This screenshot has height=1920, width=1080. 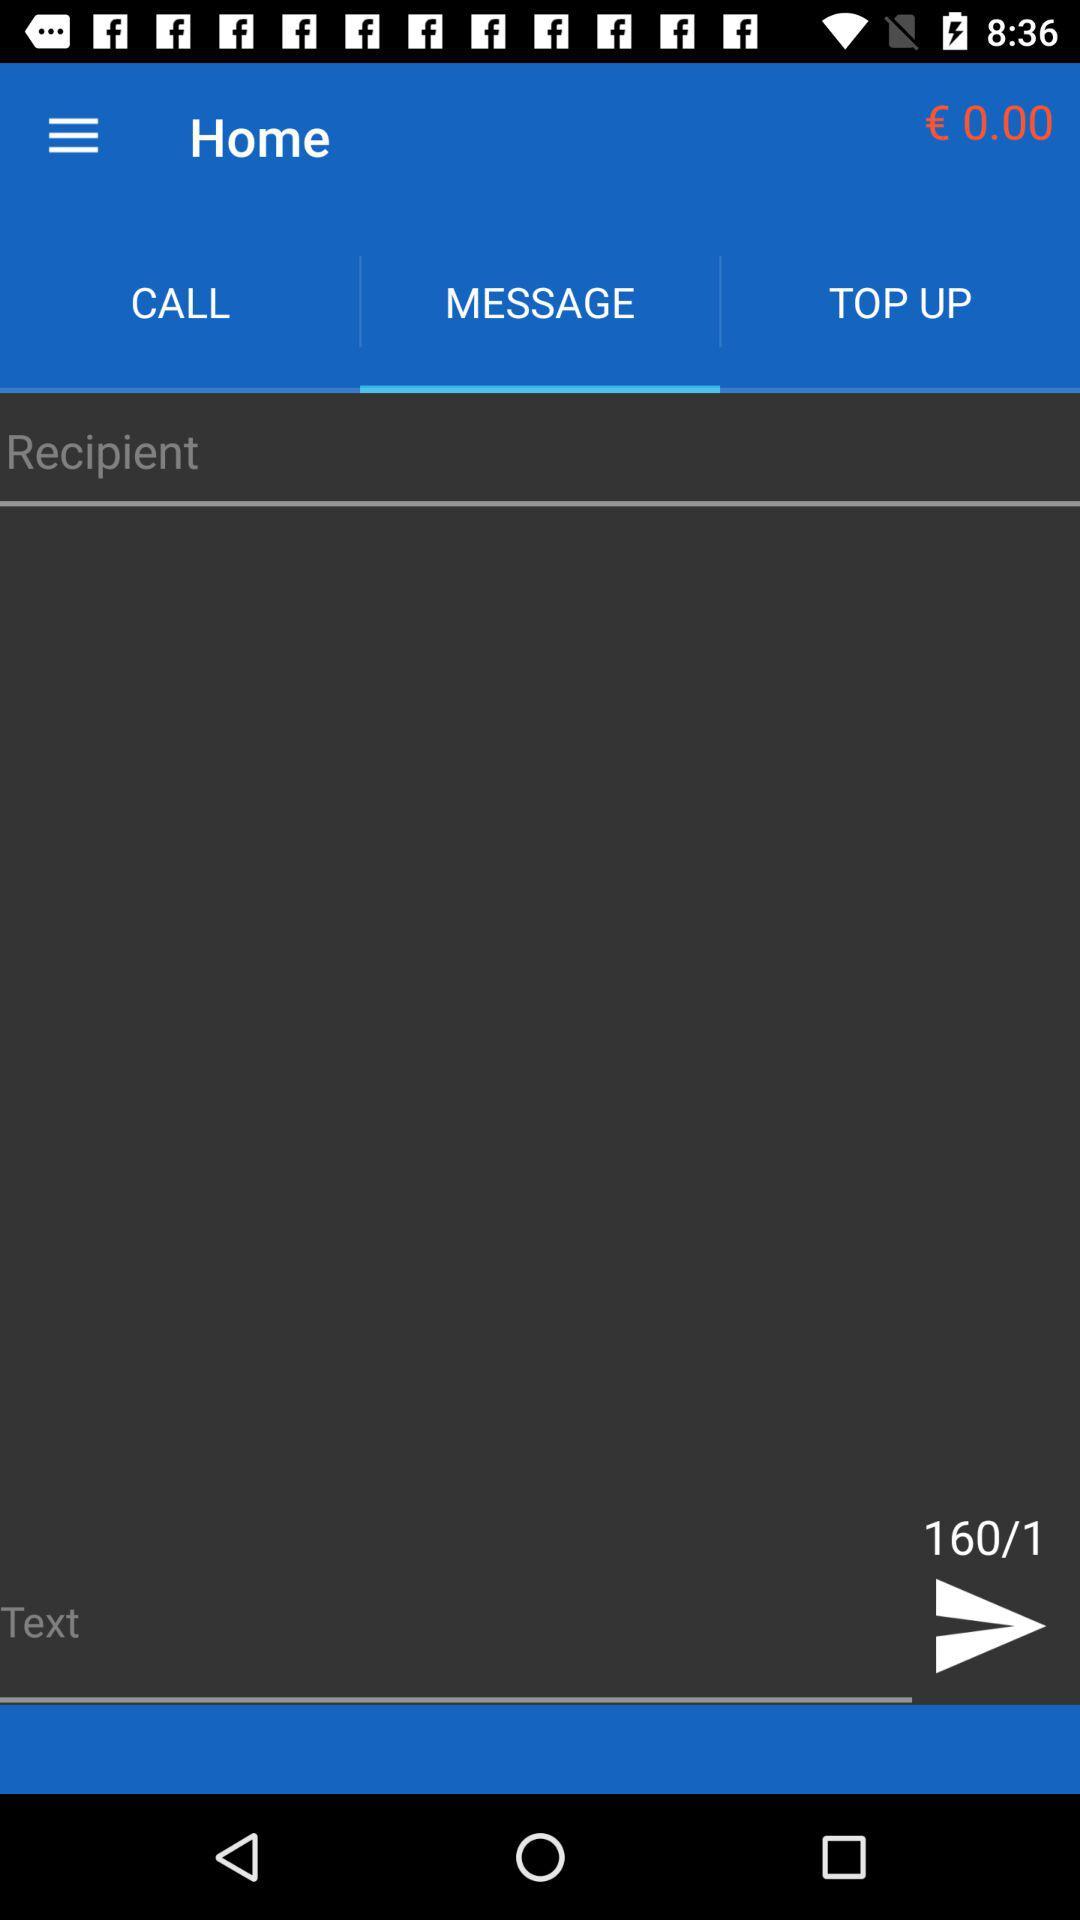 What do you see at coordinates (540, 300) in the screenshot?
I see `the item next to call` at bounding box center [540, 300].